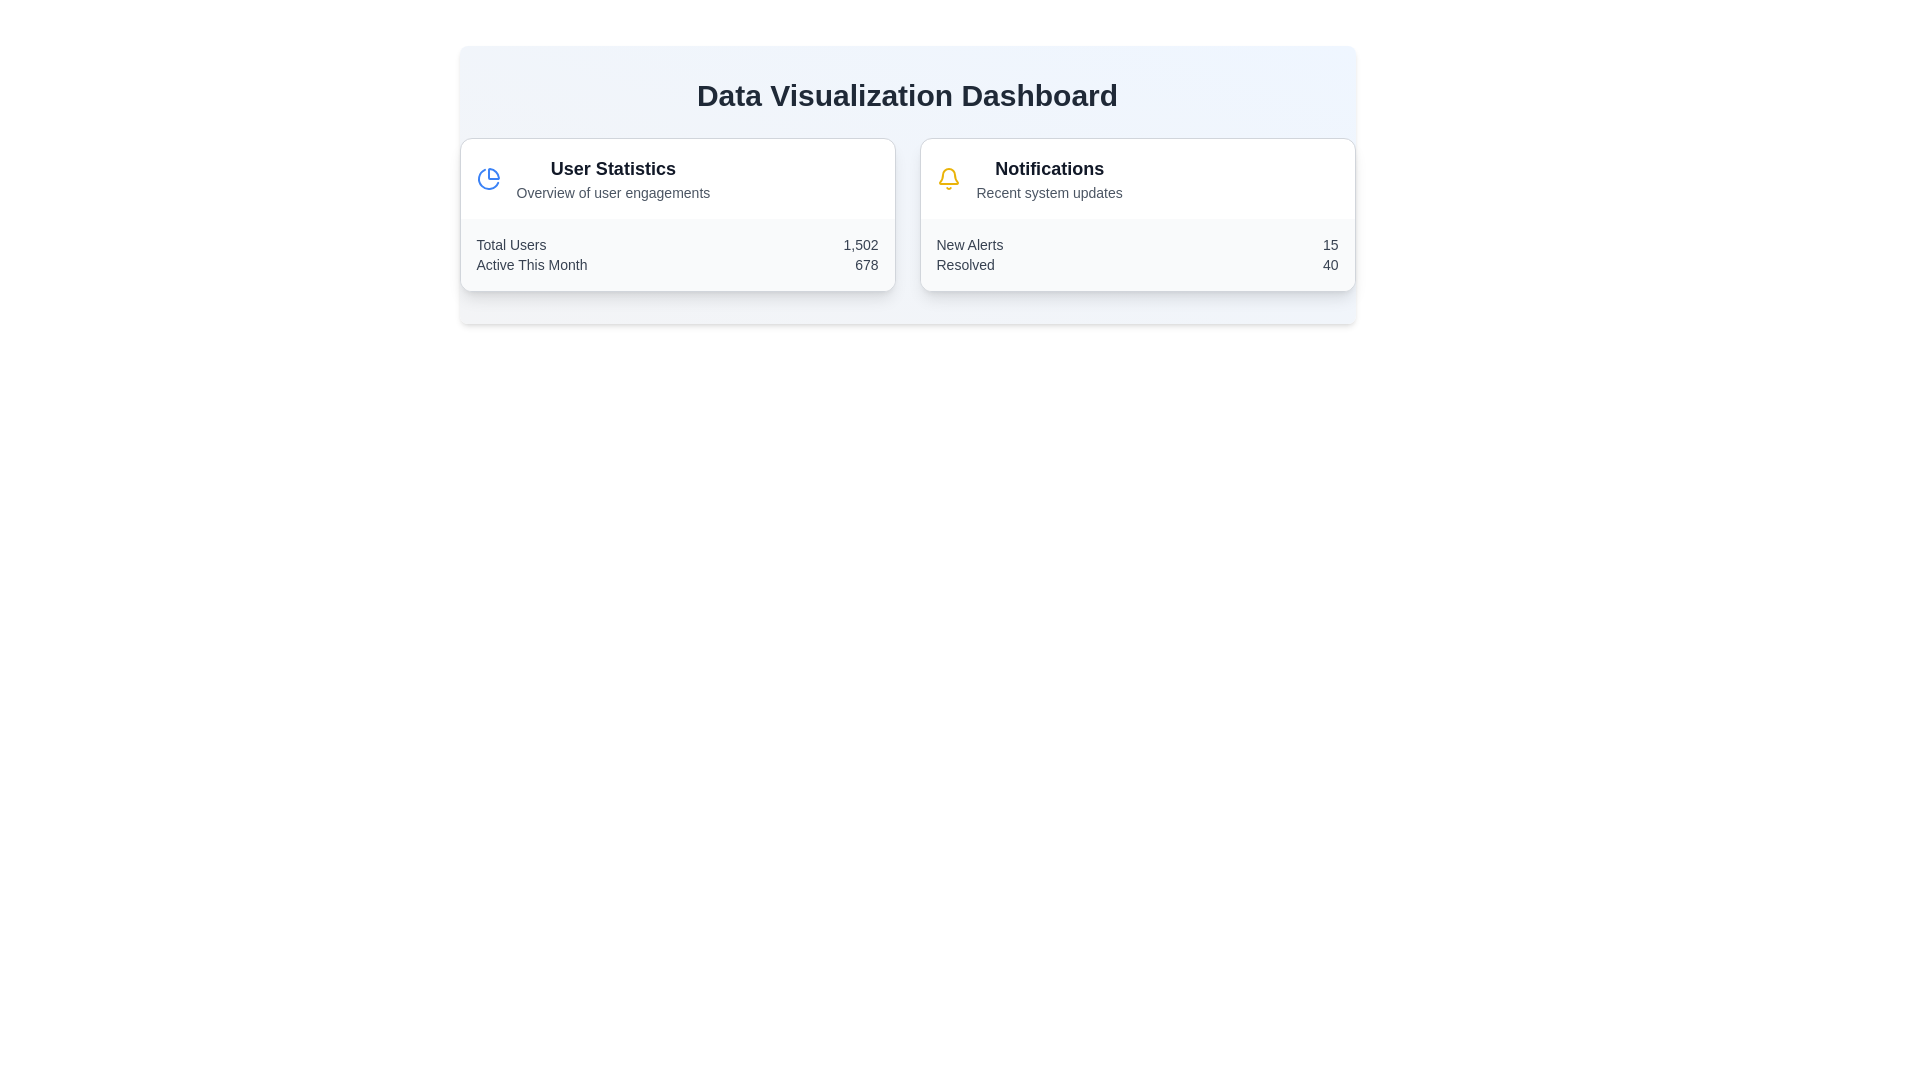 This screenshot has height=1080, width=1920. Describe the element at coordinates (947, 177) in the screenshot. I see `the icon for Notifications to trigger its functionality` at that location.